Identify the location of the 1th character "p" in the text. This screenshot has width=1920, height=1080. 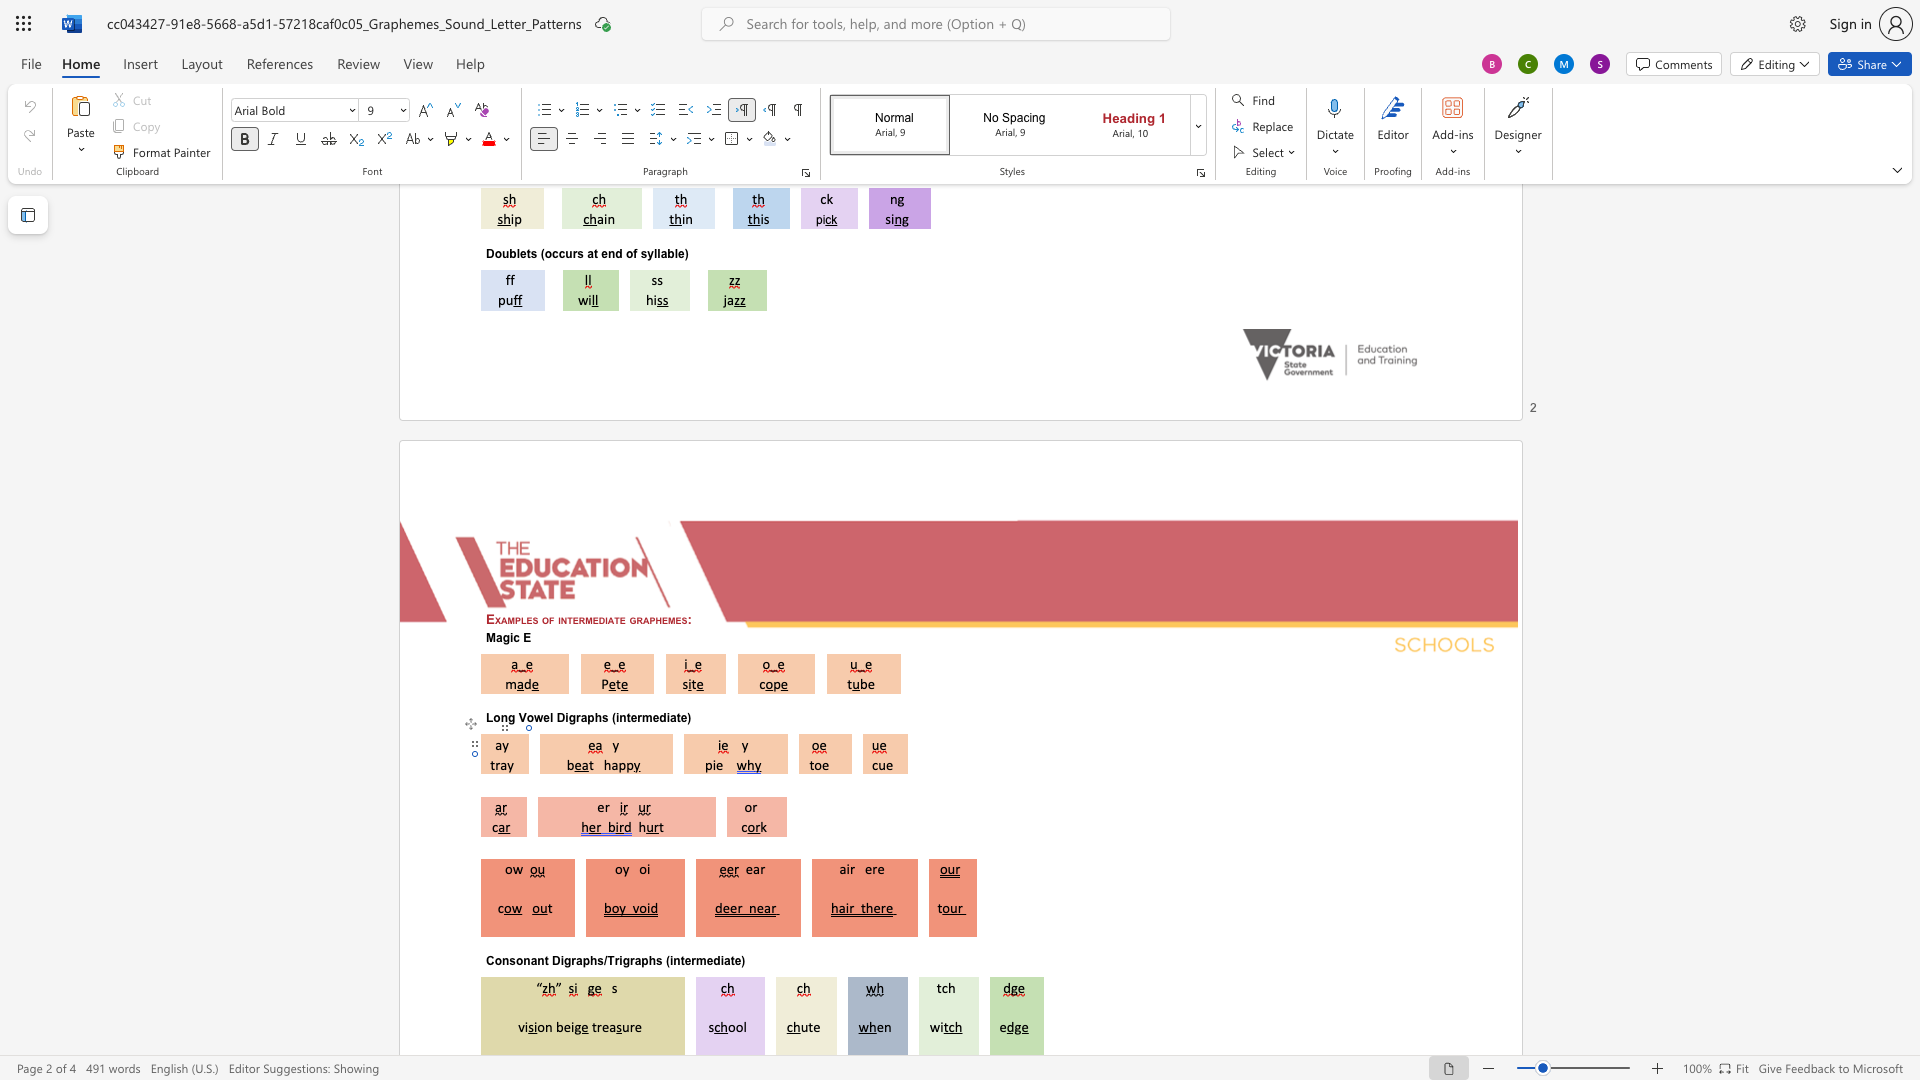
(517, 618).